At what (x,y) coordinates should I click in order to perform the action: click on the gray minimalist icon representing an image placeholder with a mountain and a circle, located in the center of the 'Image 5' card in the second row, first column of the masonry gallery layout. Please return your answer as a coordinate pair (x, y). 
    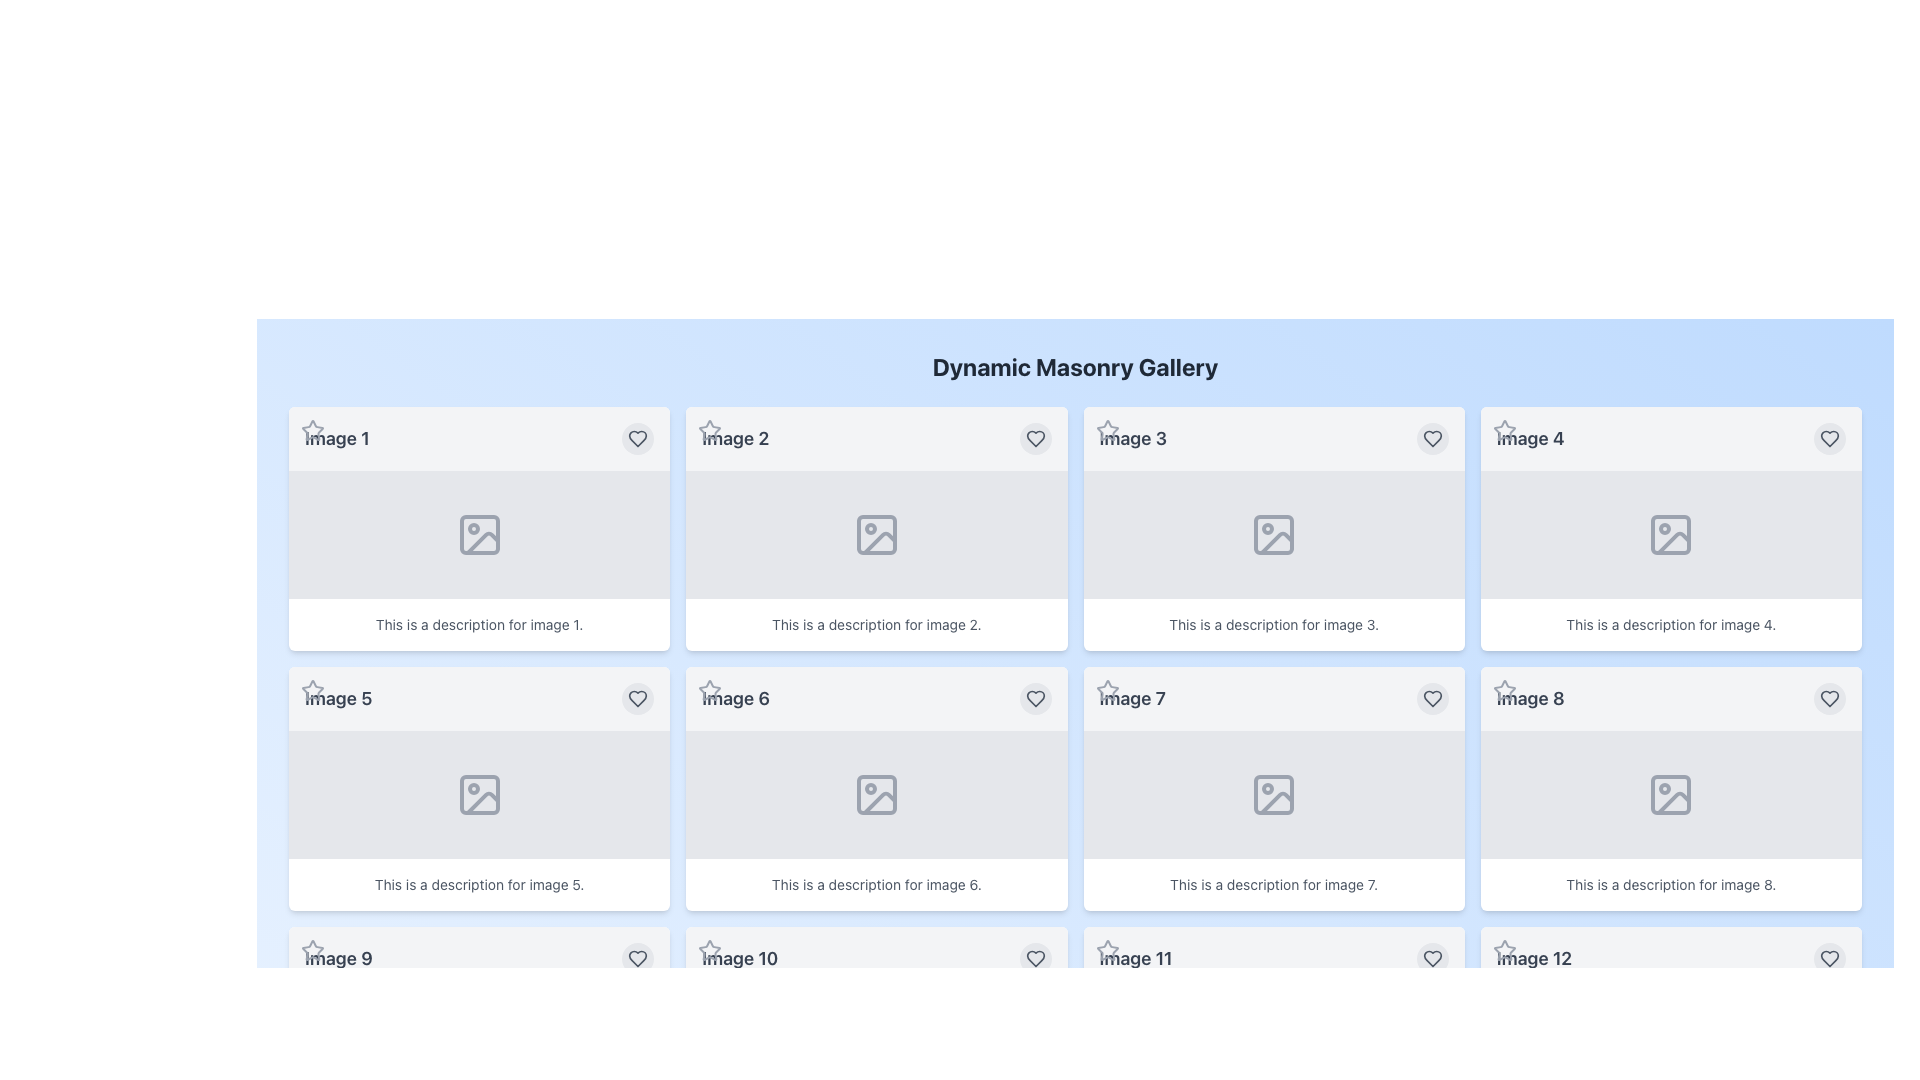
    Looking at the image, I should click on (478, 793).